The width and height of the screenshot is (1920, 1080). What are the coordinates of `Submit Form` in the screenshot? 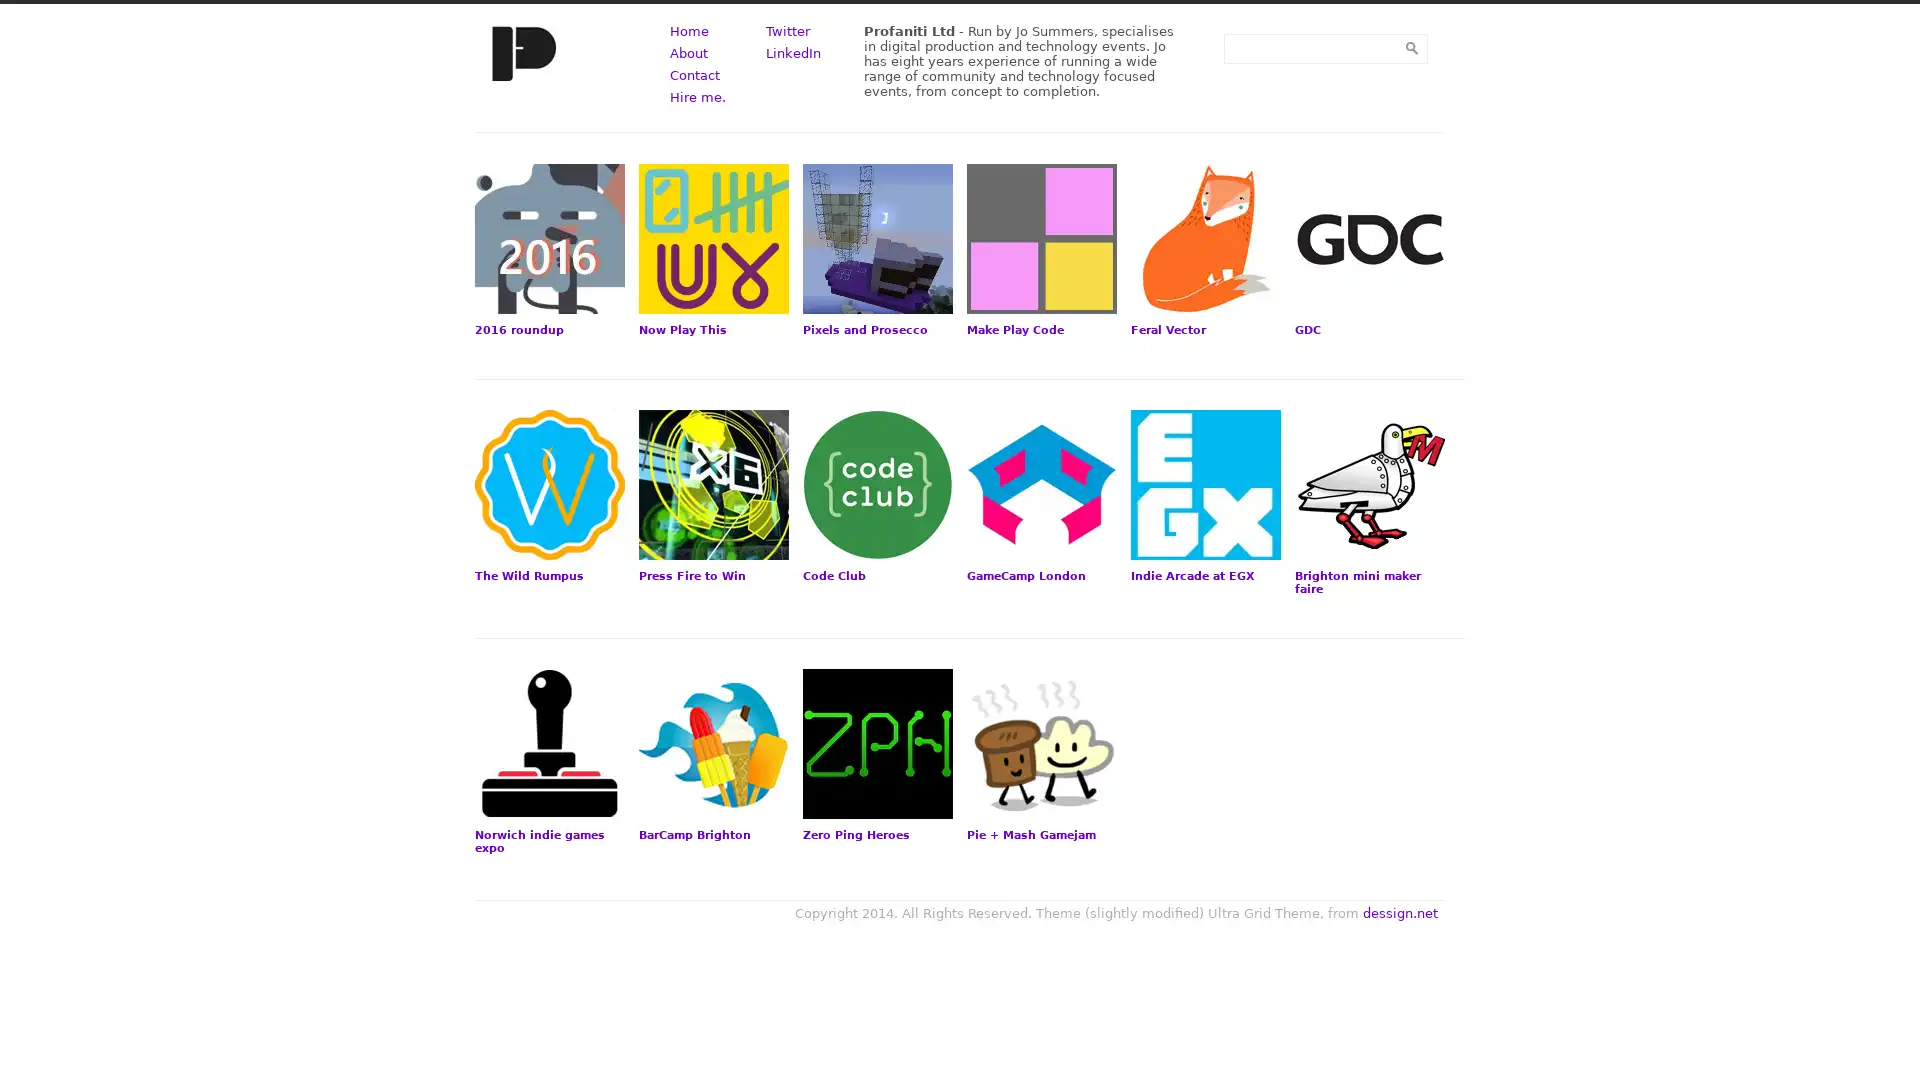 It's located at (1410, 47).